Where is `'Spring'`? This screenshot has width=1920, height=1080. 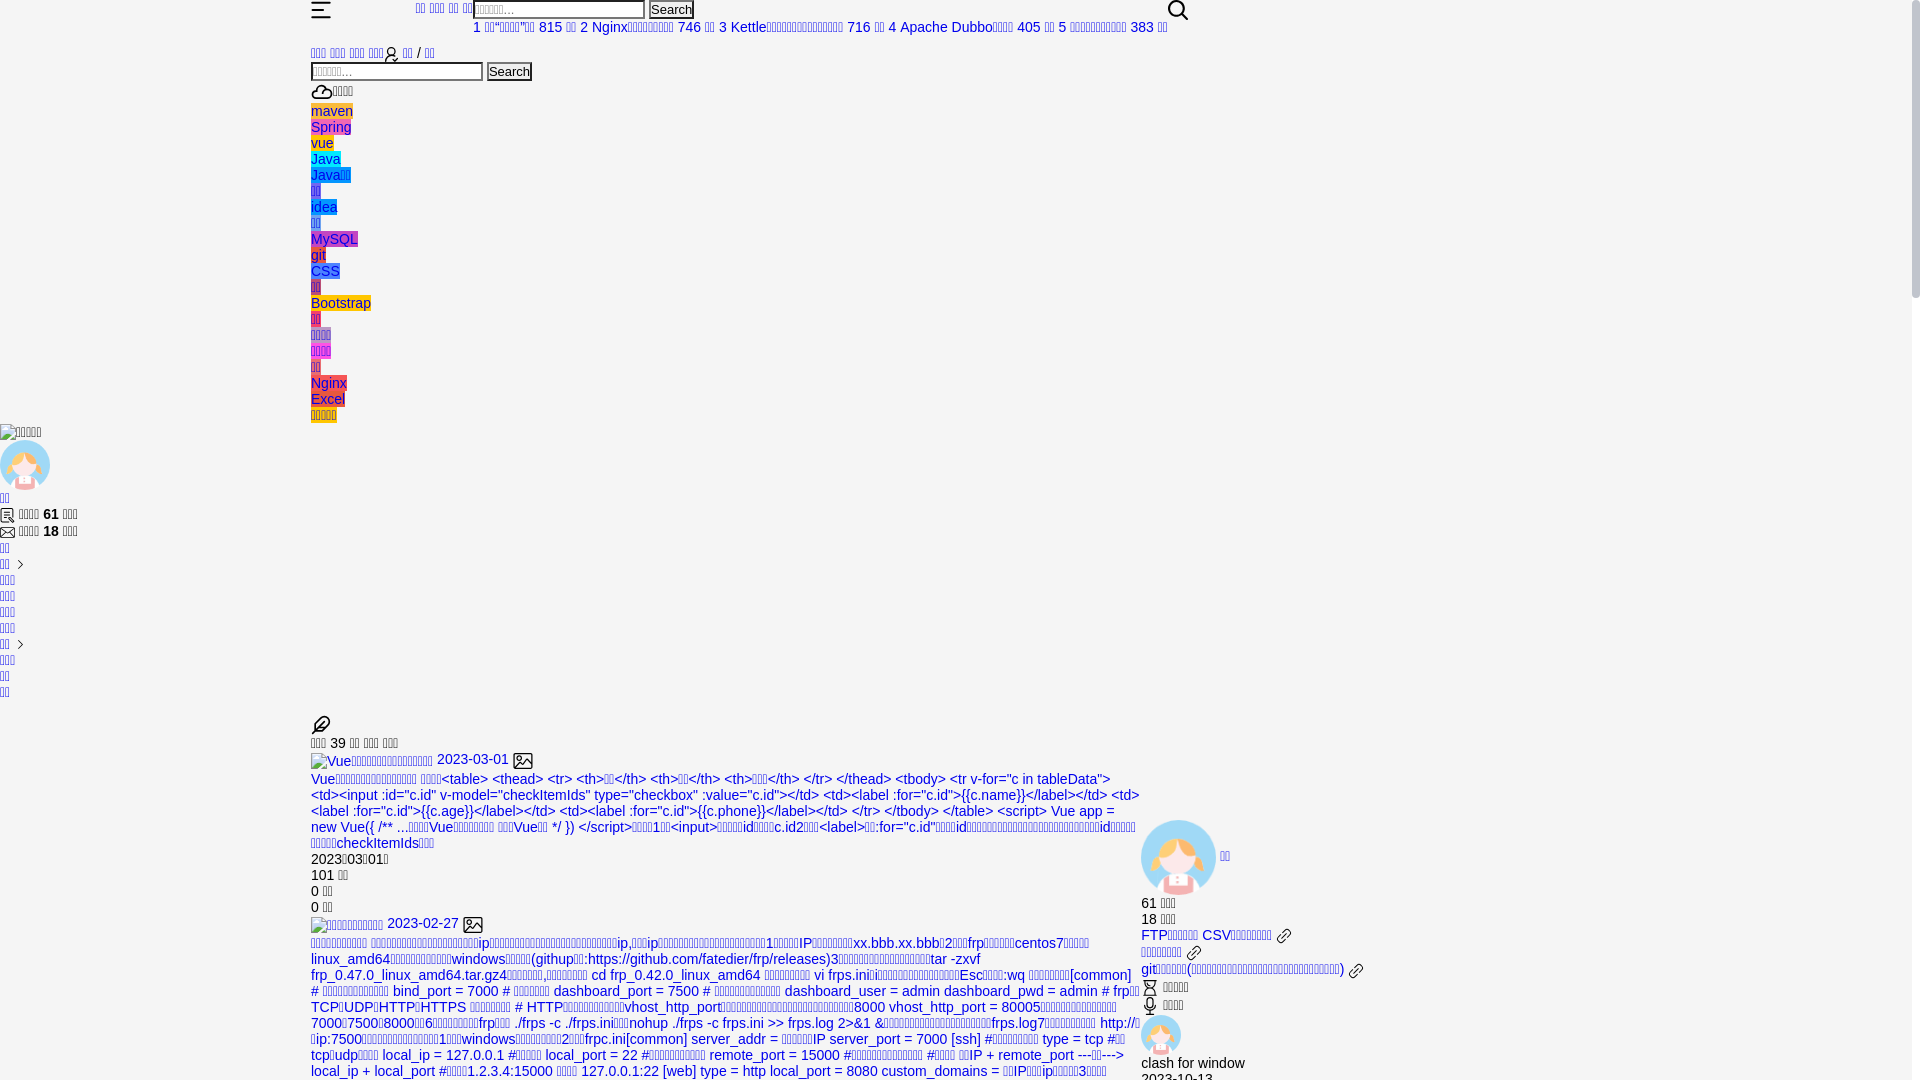 'Spring' is located at coordinates (310, 127).